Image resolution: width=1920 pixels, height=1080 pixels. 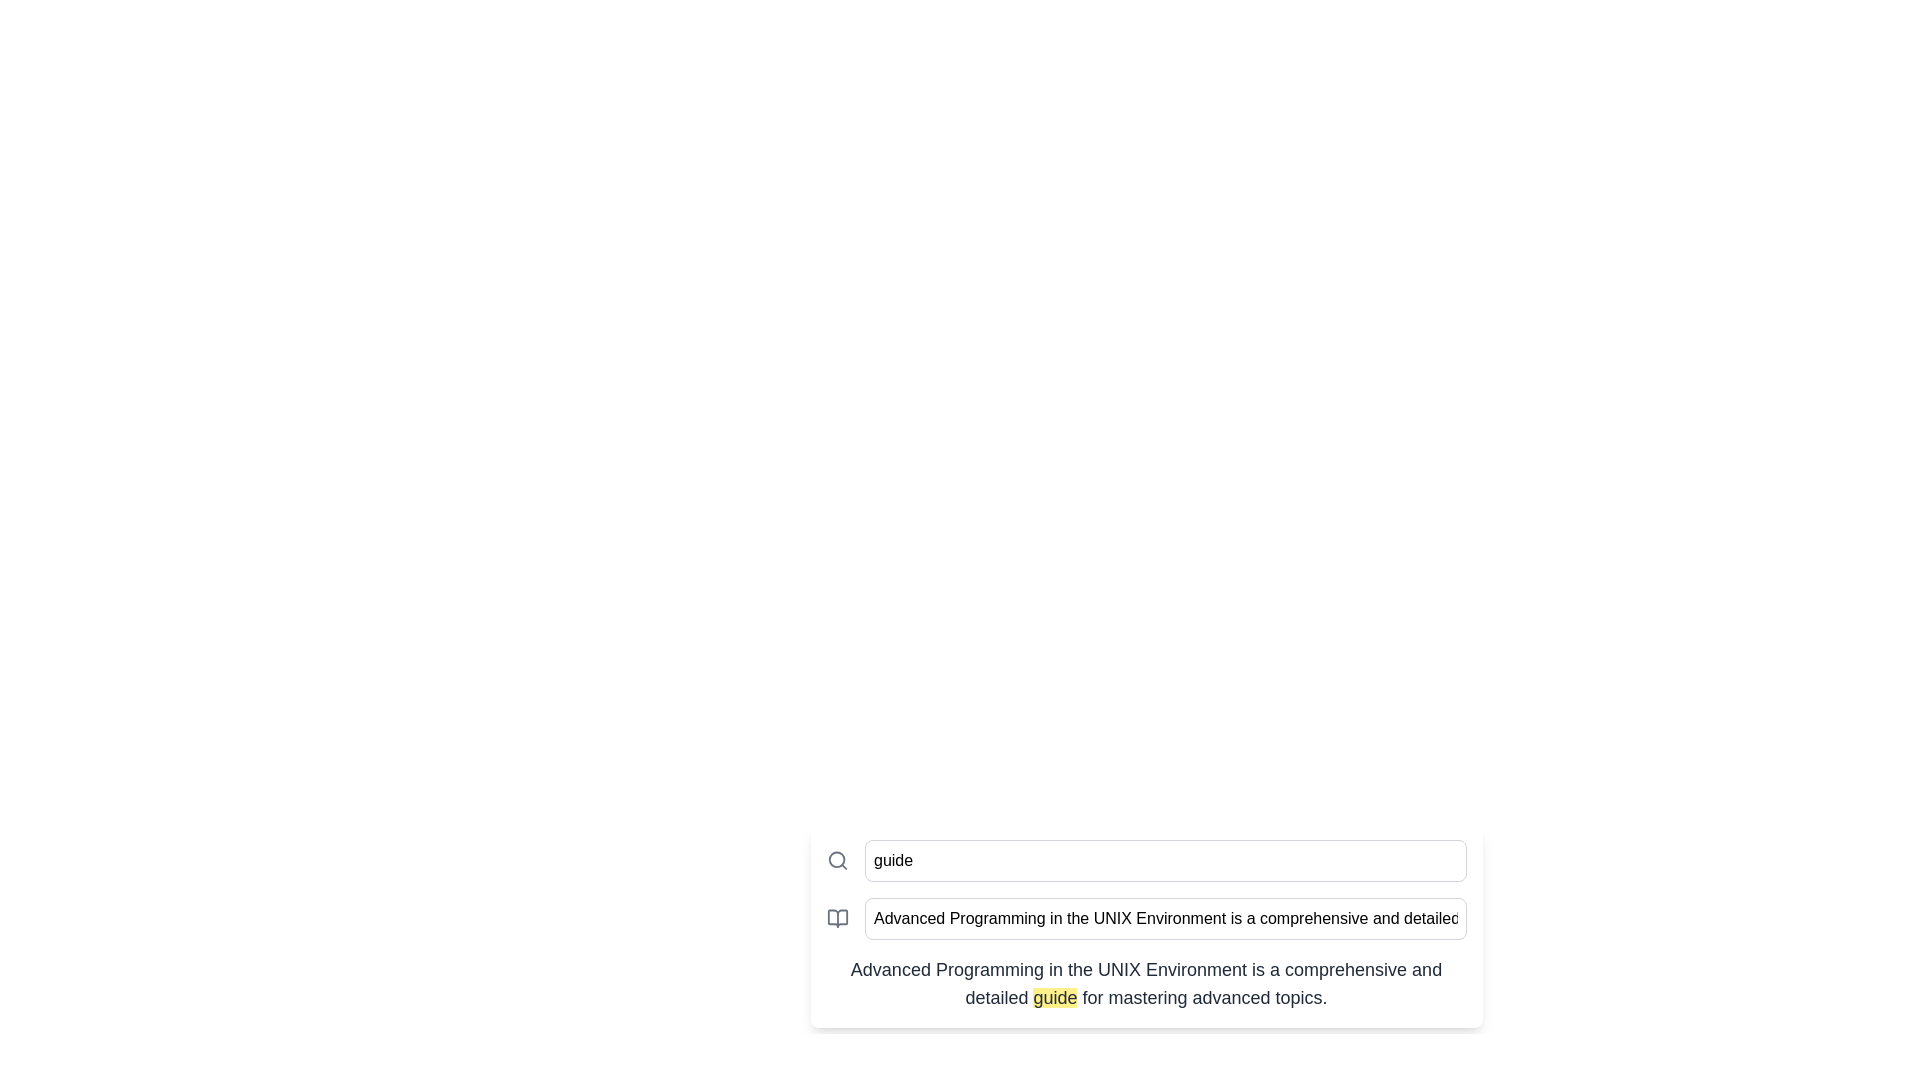 I want to click on the icon indicating a document or book, located to the left of the text field displaying 'Advanced Programming in the UNIX Environment', so click(x=837, y=918).